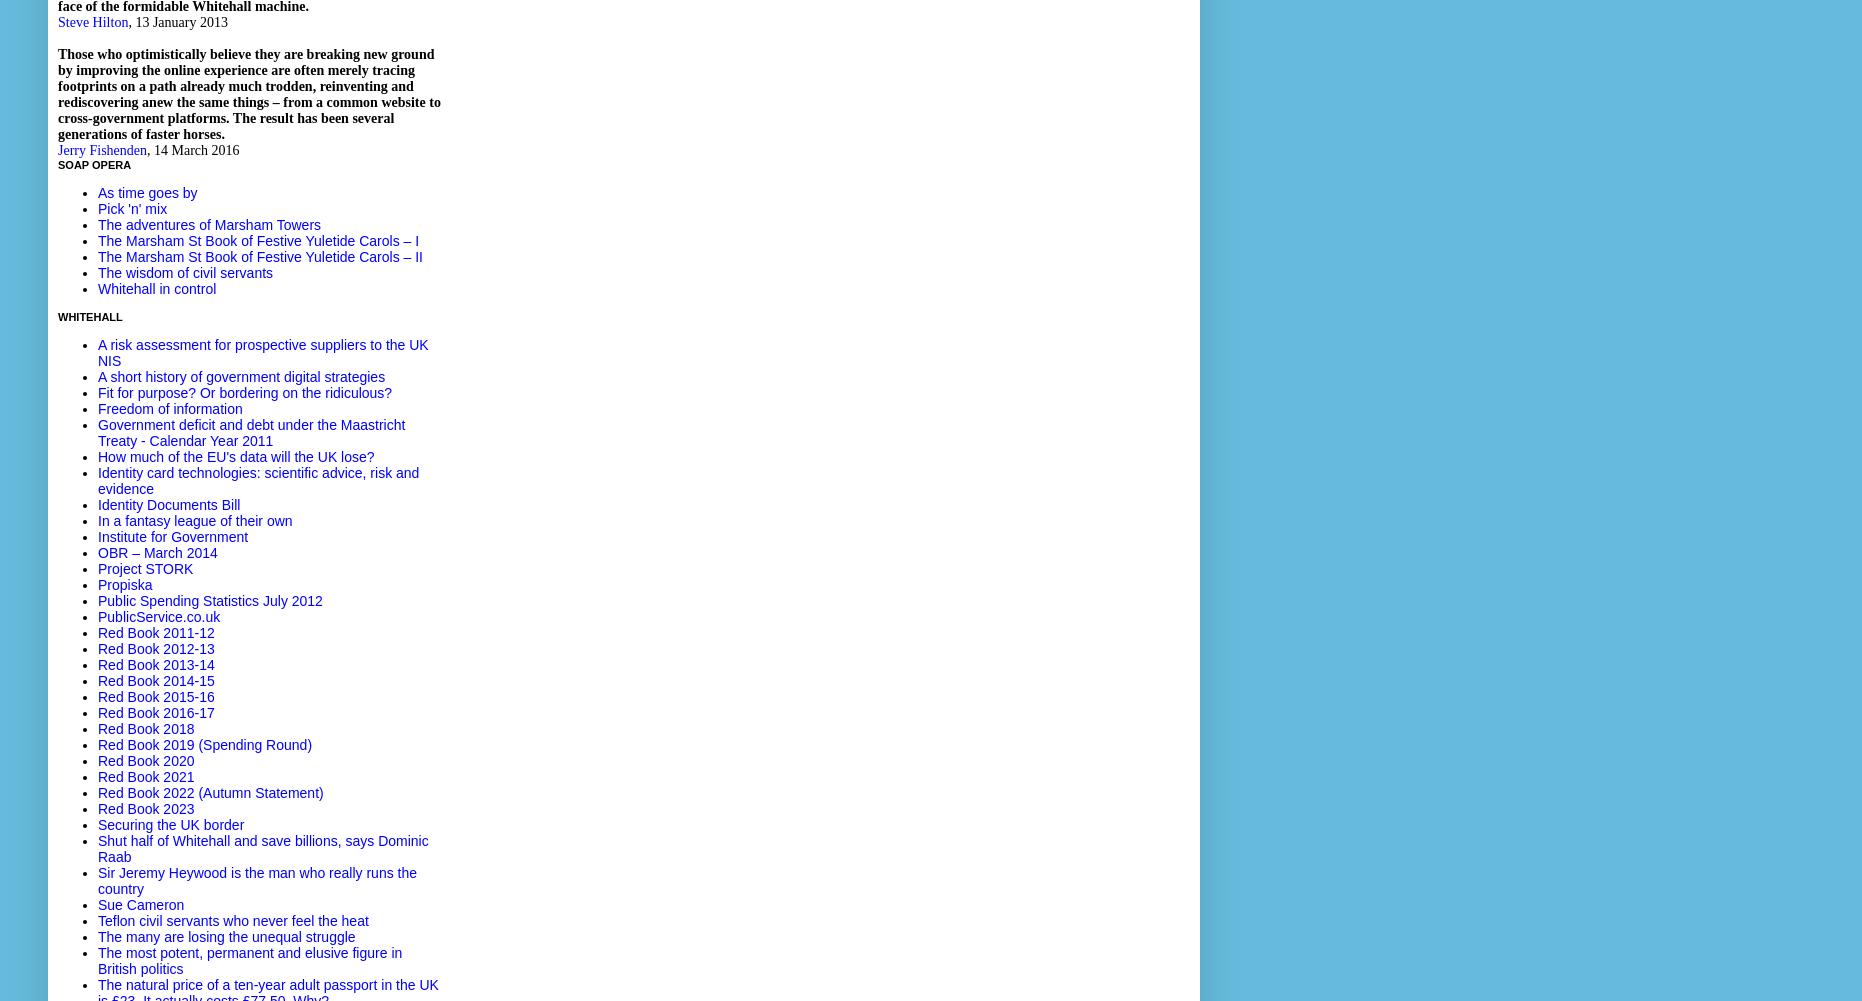  Describe the element at coordinates (184, 271) in the screenshot. I see `'The wisdom of civil servants'` at that location.